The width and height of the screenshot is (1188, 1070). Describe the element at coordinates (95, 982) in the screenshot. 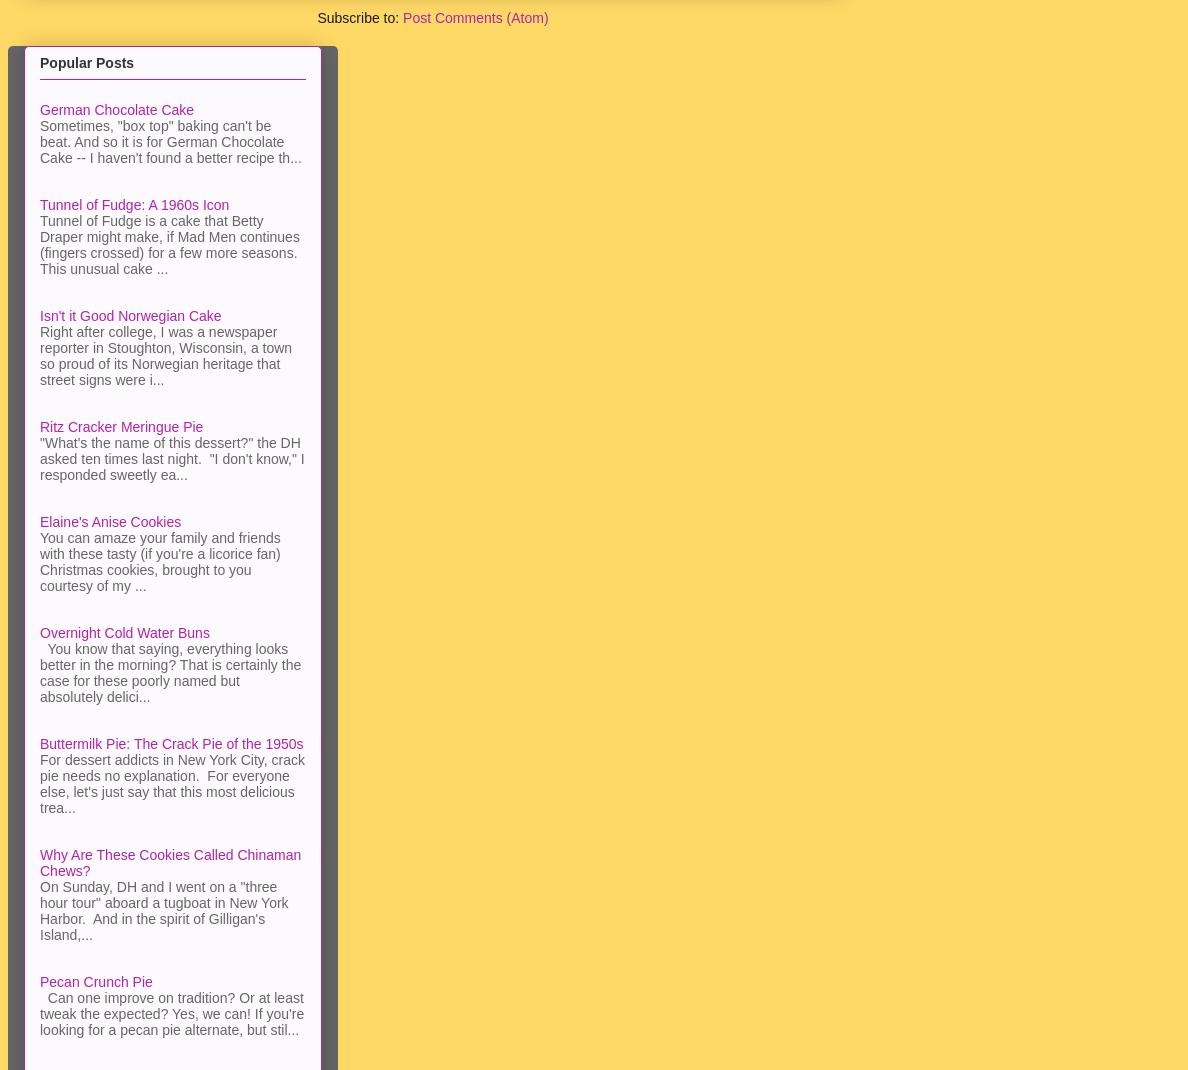

I see `'Pecan Crunch Pie'` at that location.